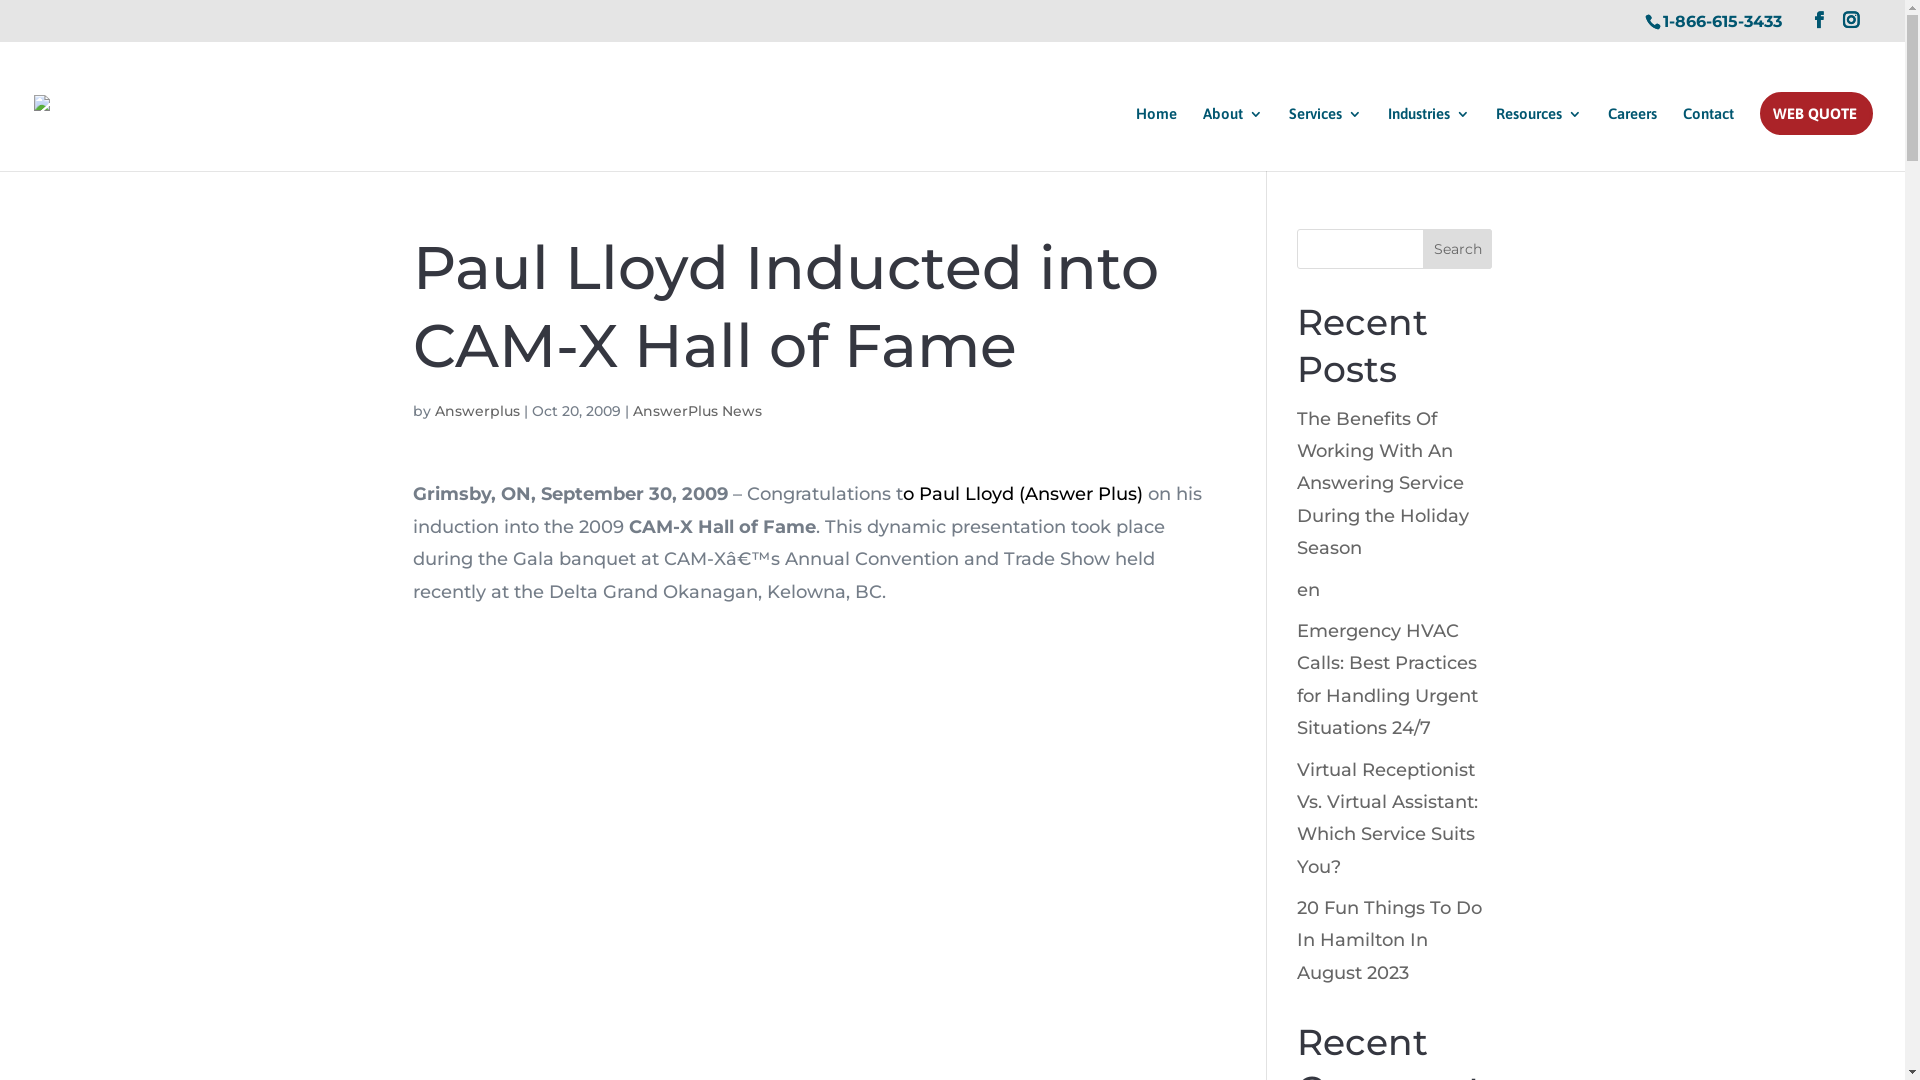 The image size is (1920, 1080). What do you see at coordinates (696, 410) in the screenshot?
I see `'AnswerPlus News'` at bounding box center [696, 410].